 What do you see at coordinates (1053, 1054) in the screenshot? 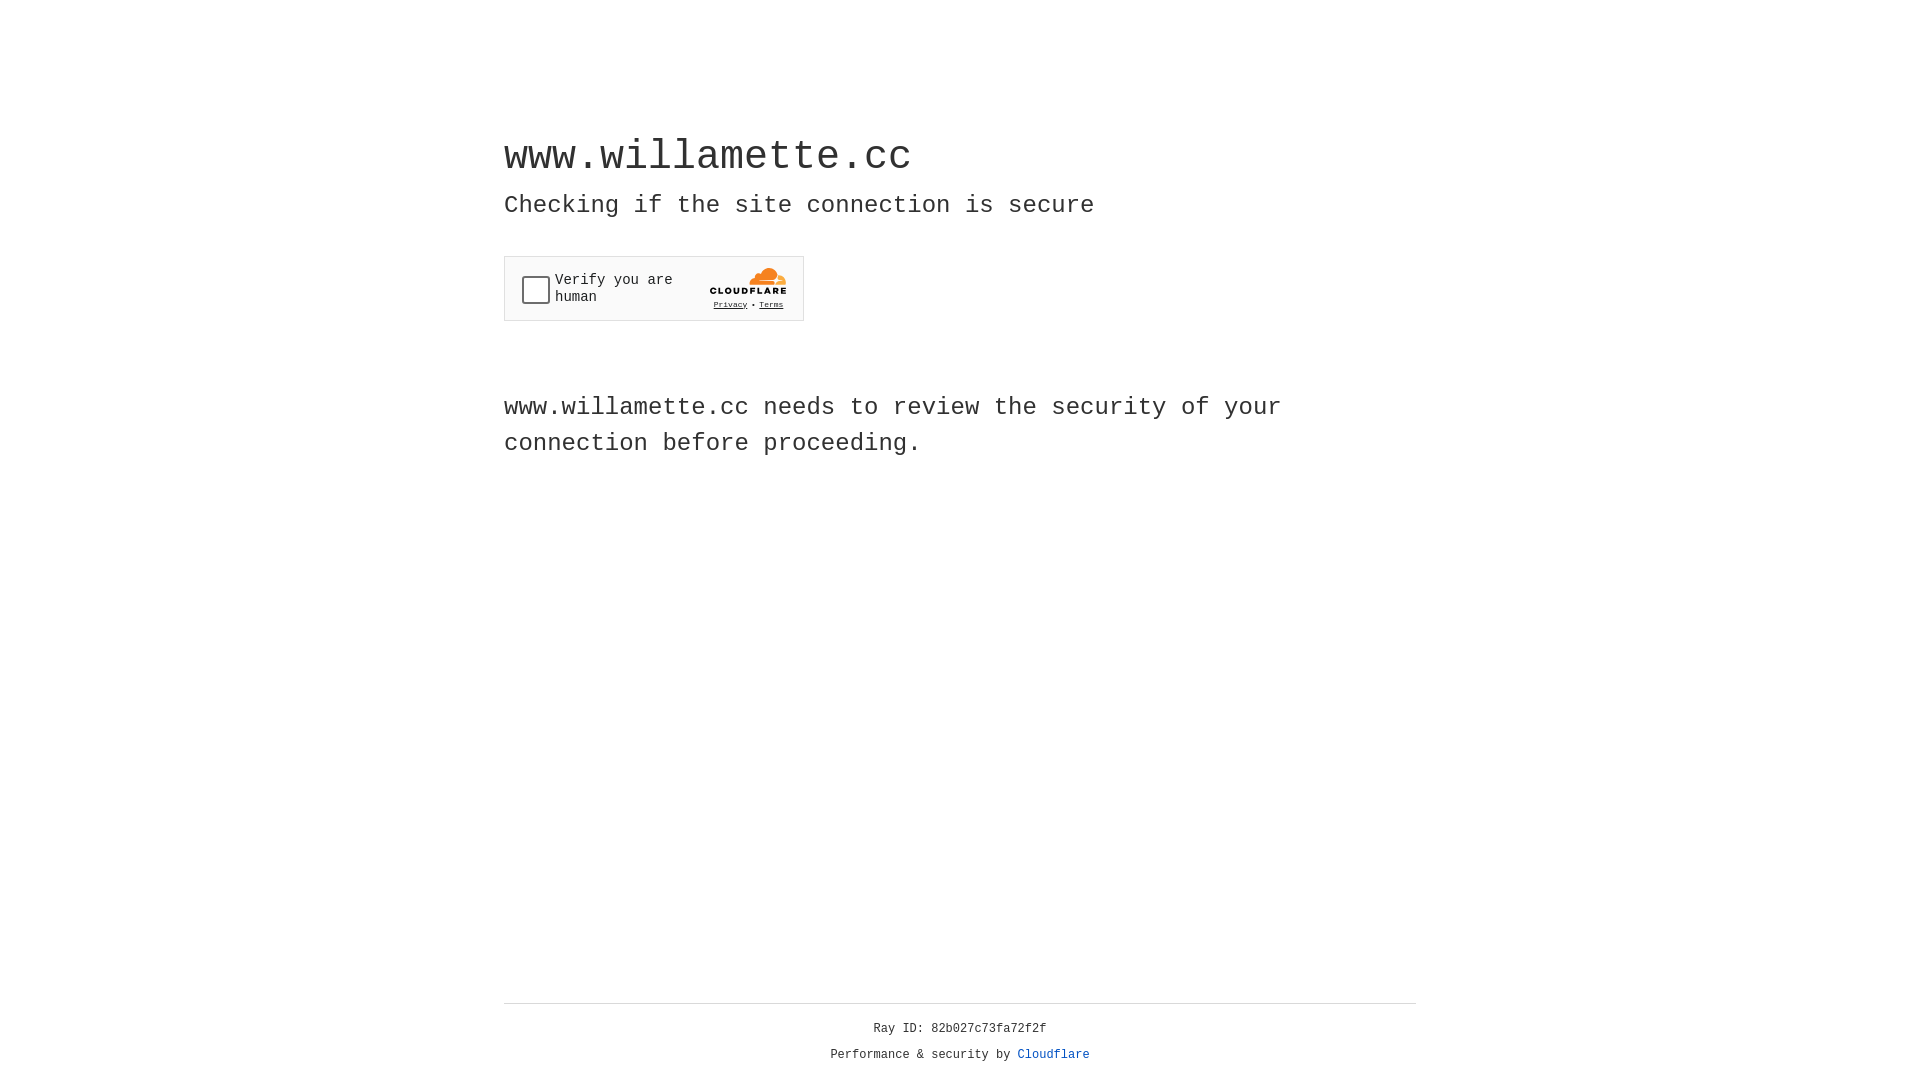
I see `'Cloudflare'` at bounding box center [1053, 1054].